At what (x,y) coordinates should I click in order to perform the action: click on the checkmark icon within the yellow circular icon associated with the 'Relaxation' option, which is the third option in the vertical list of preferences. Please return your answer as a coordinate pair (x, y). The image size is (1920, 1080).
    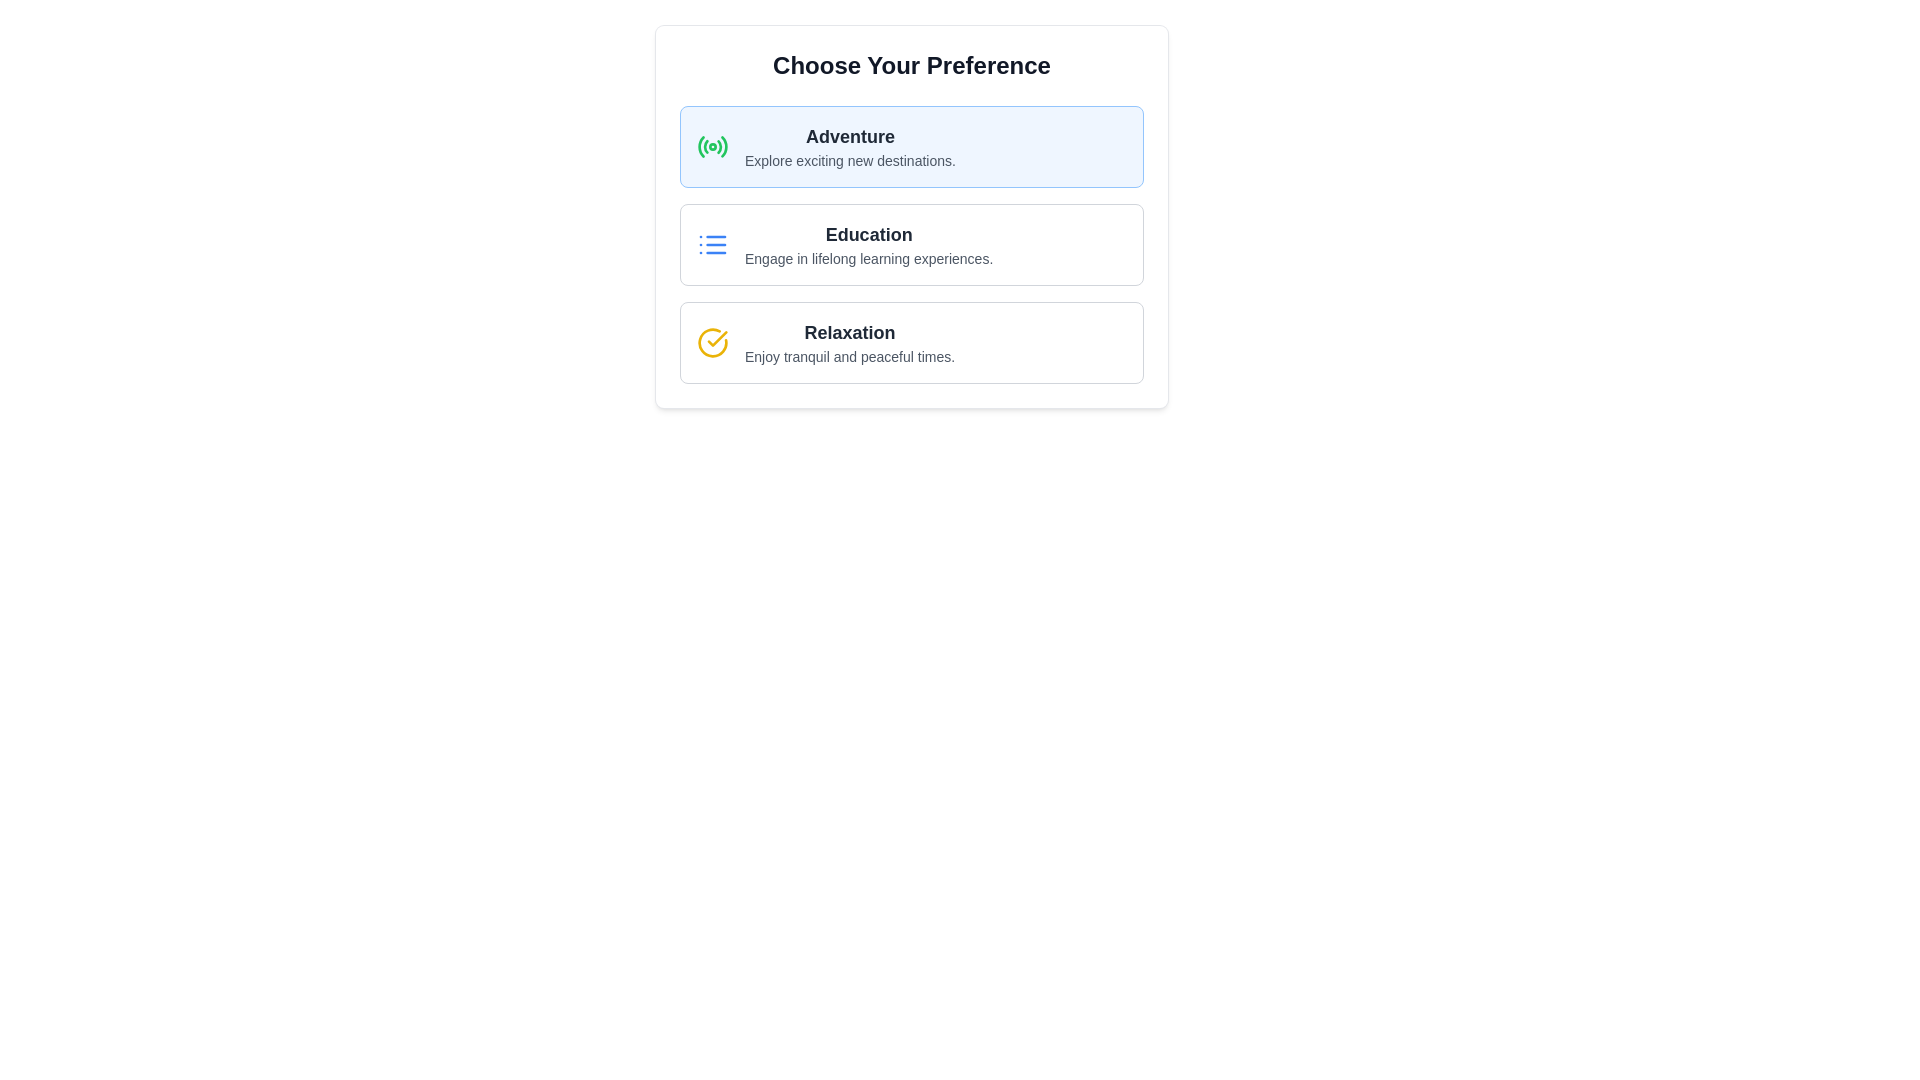
    Looking at the image, I should click on (717, 338).